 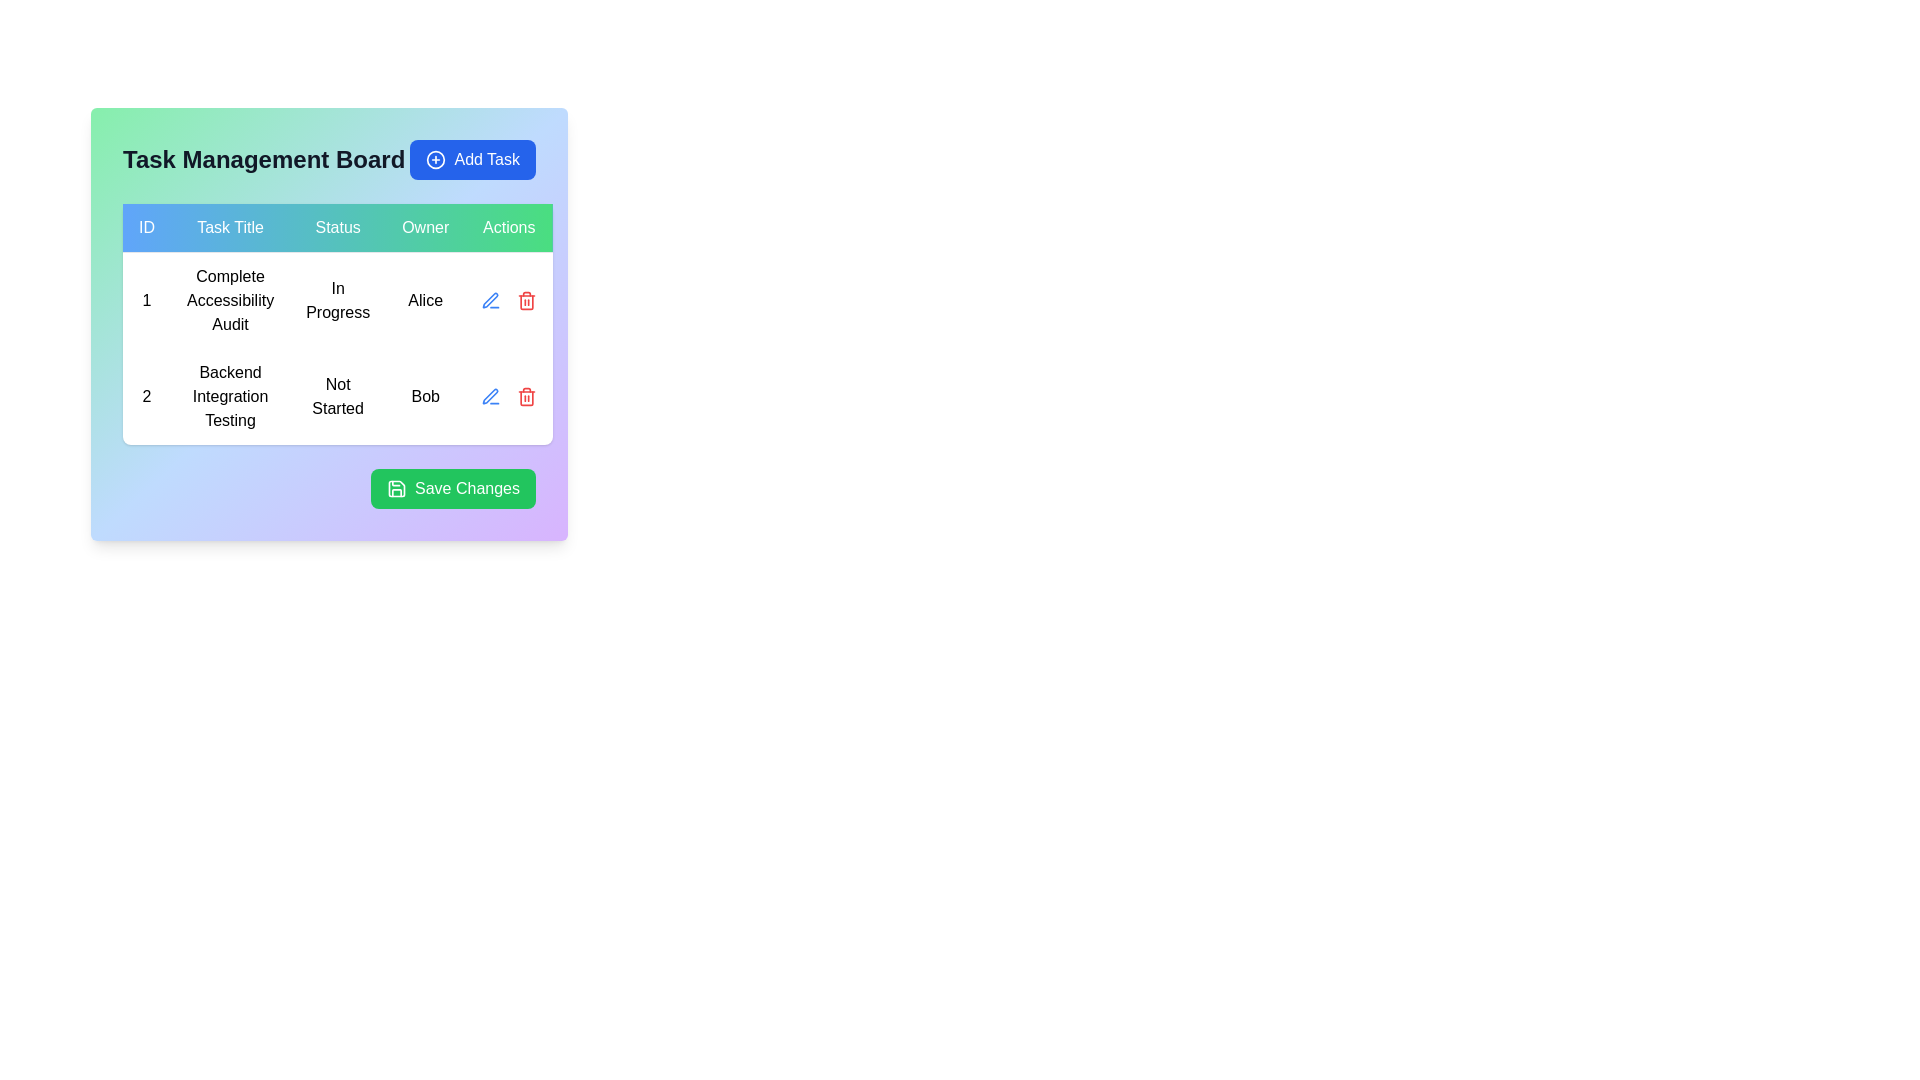 What do you see at coordinates (397, 489) in the screenshot?
I see `the green 'Save Changes' button at the bottom center of the task management board` at bounding box center [397, 489].